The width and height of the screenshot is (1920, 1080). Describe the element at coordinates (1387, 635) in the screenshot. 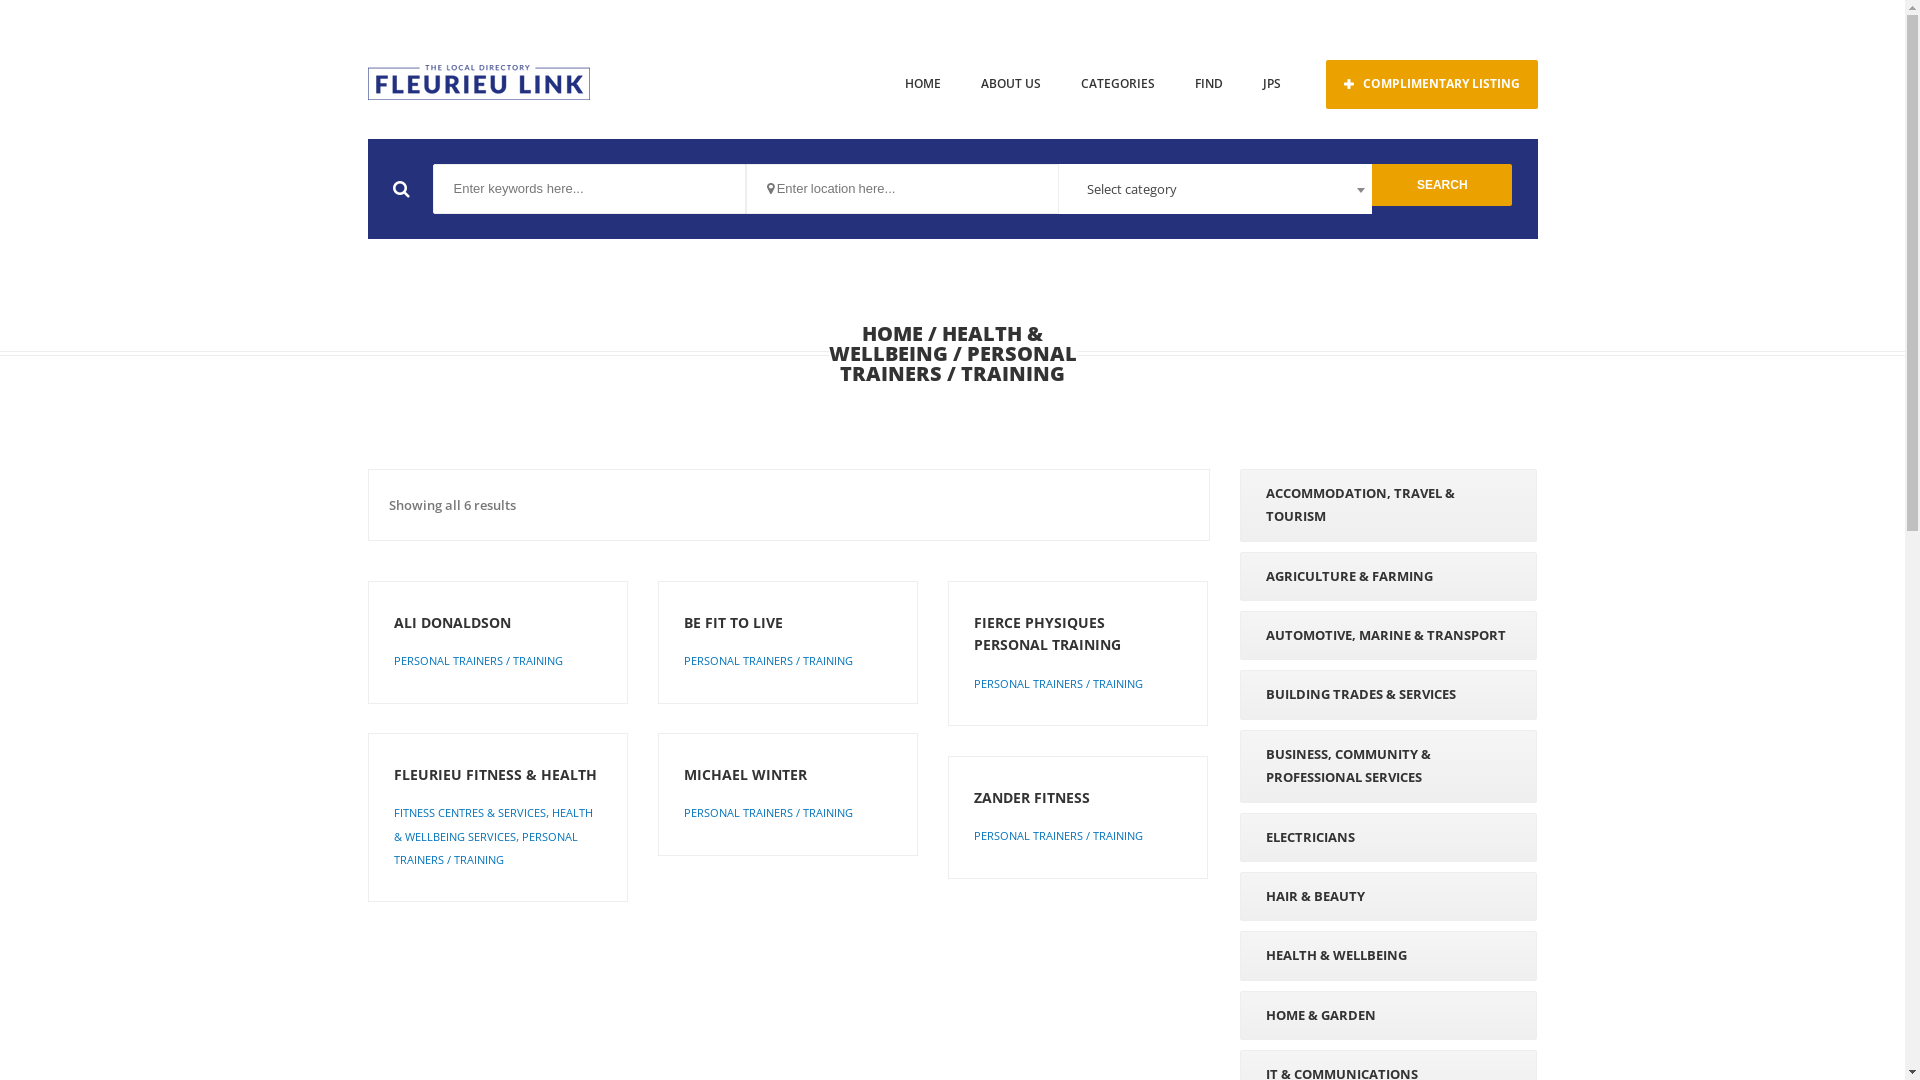

I see `'AUTOMOTIVE, MARINE & TRANSPORT'` at that location.